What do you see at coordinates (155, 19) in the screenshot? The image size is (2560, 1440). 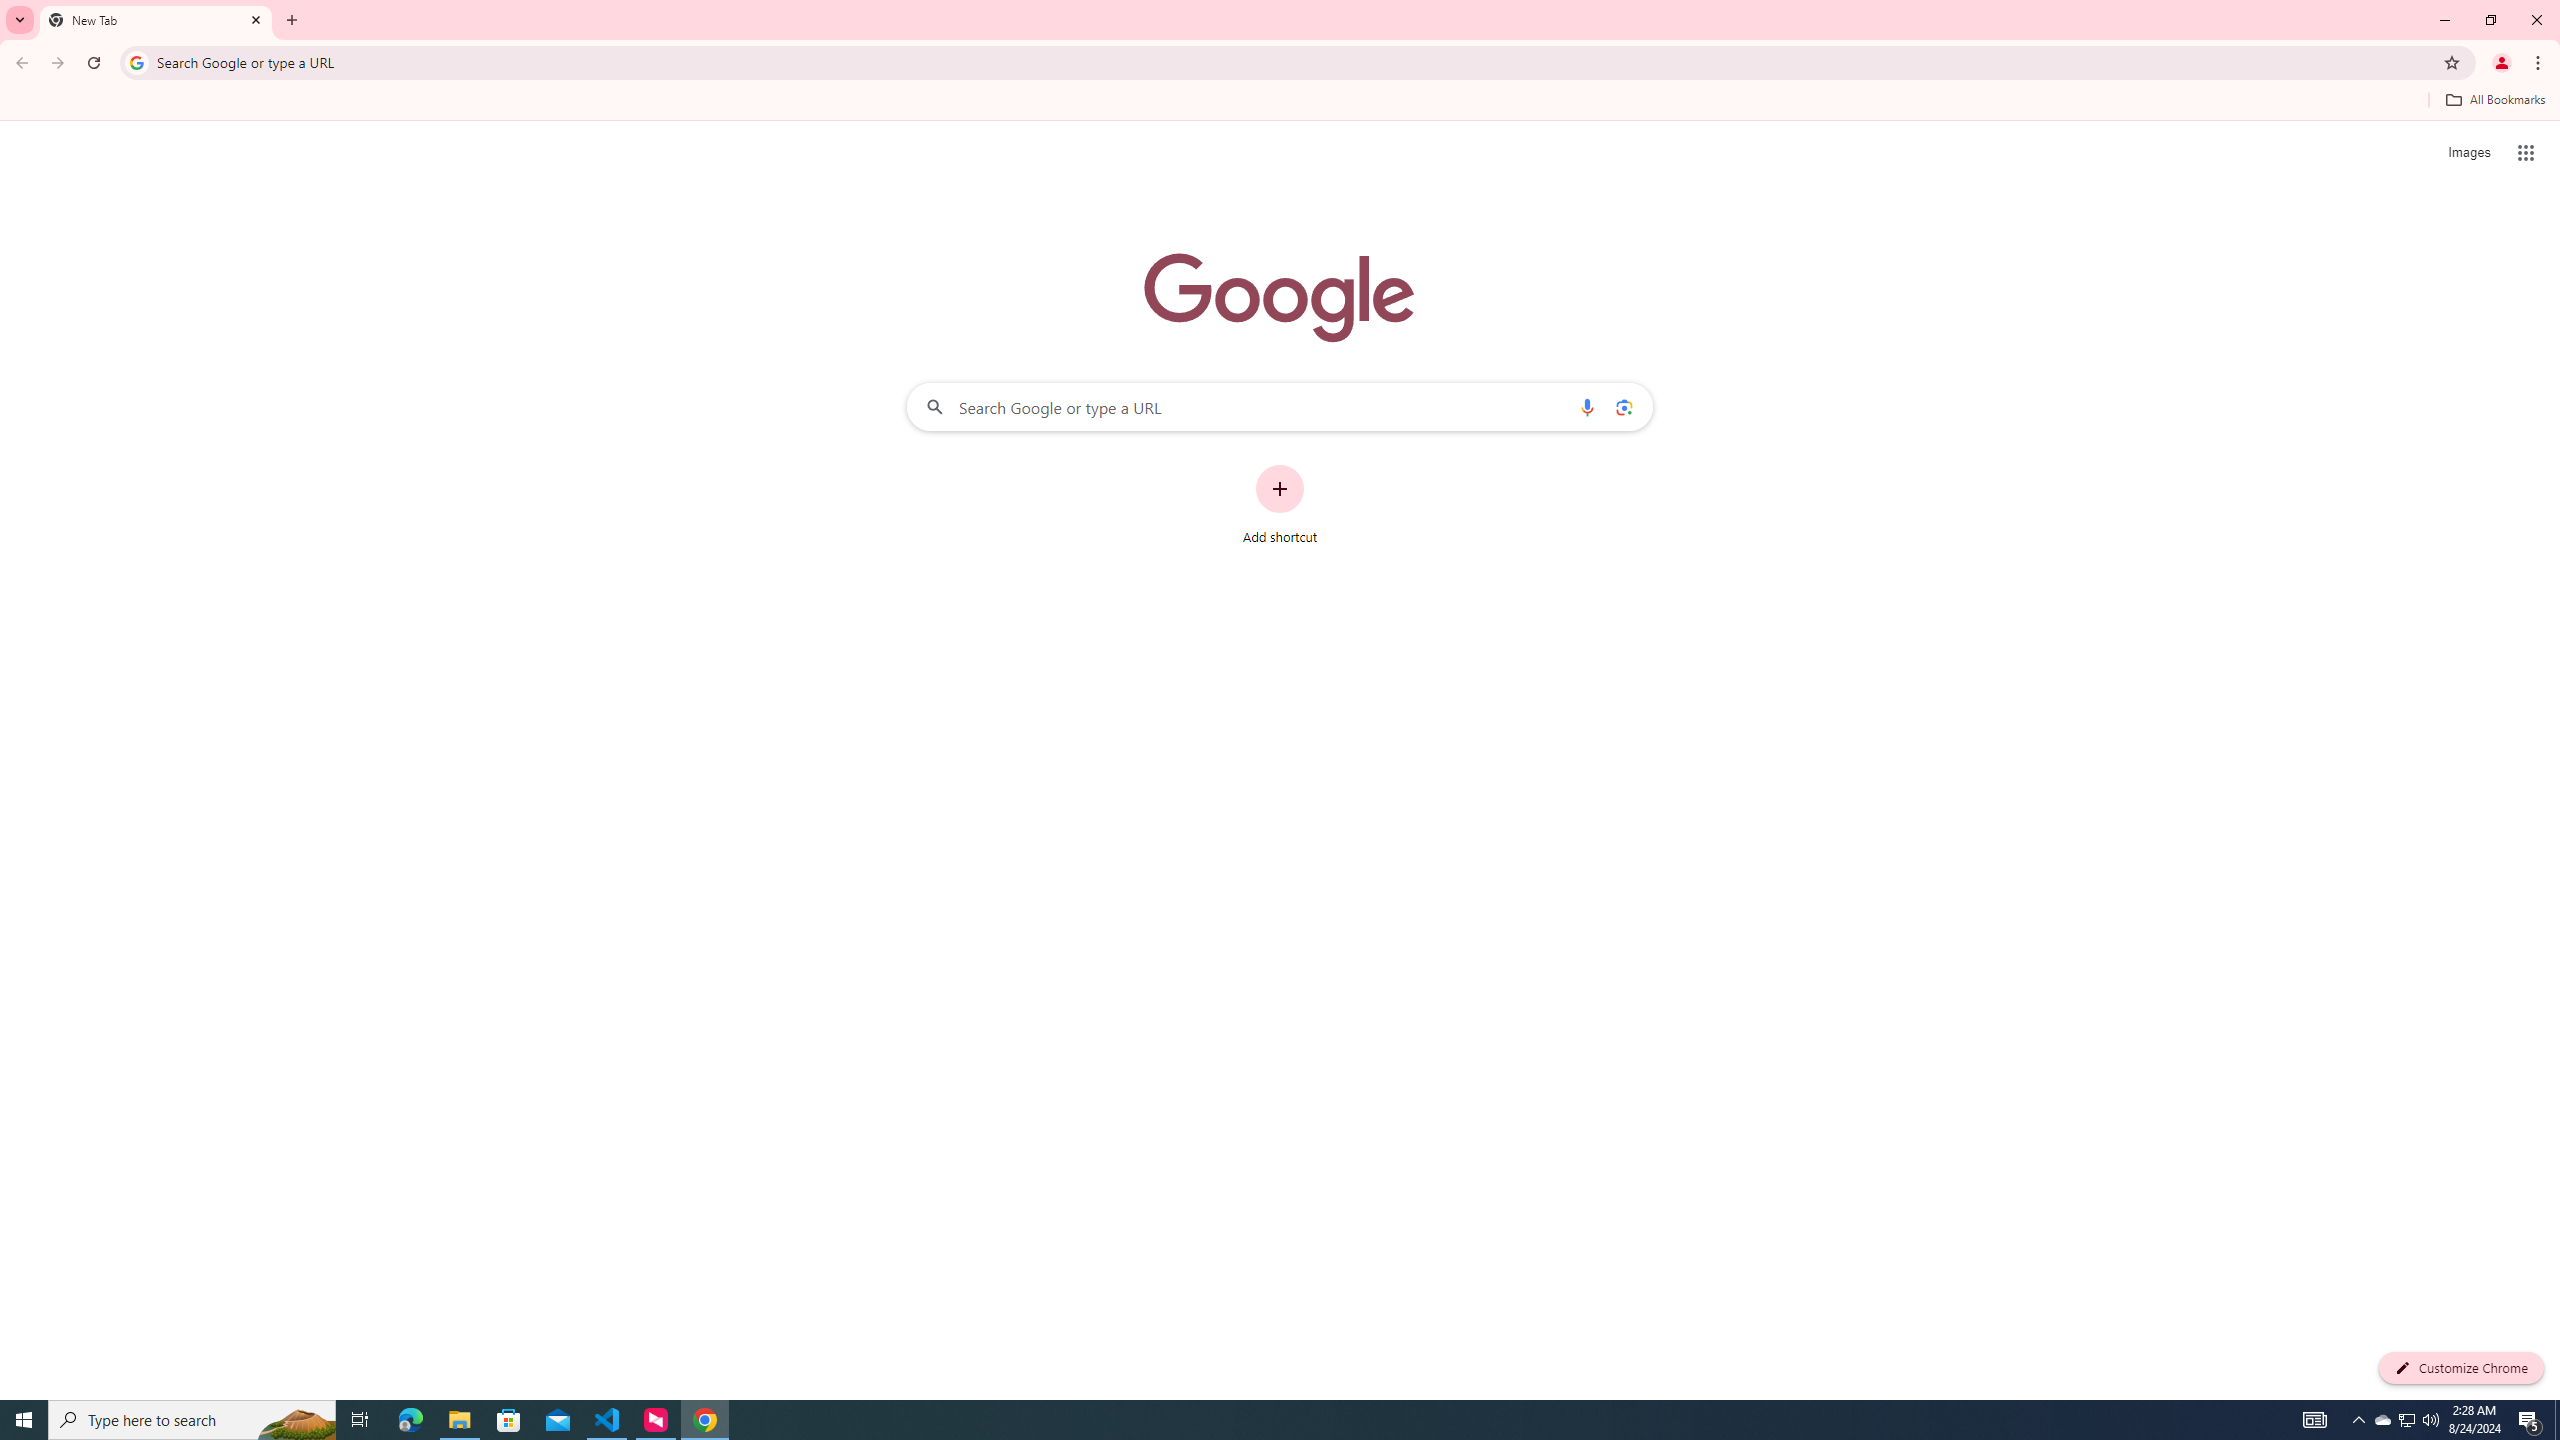 I see `'New Tab'` at bounding box center [155, 19].